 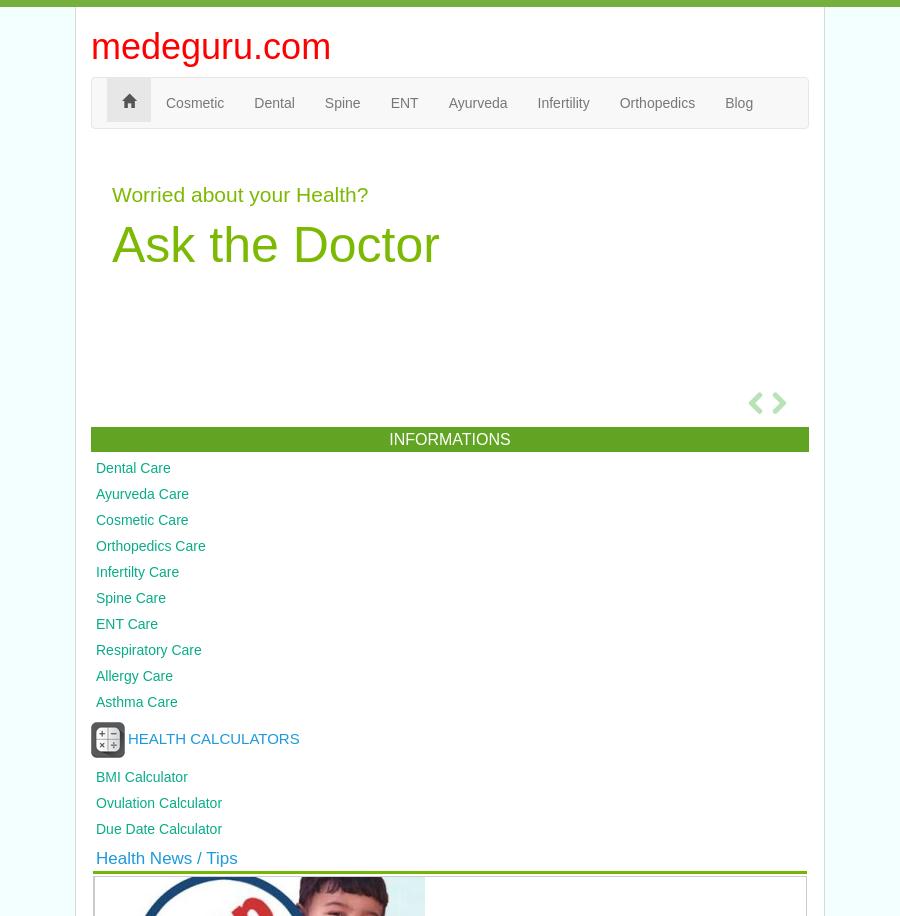 What do you see at coordinates (342, 101) in the screenshot?
I see `'Spine'` at bounding box center [342, 101].